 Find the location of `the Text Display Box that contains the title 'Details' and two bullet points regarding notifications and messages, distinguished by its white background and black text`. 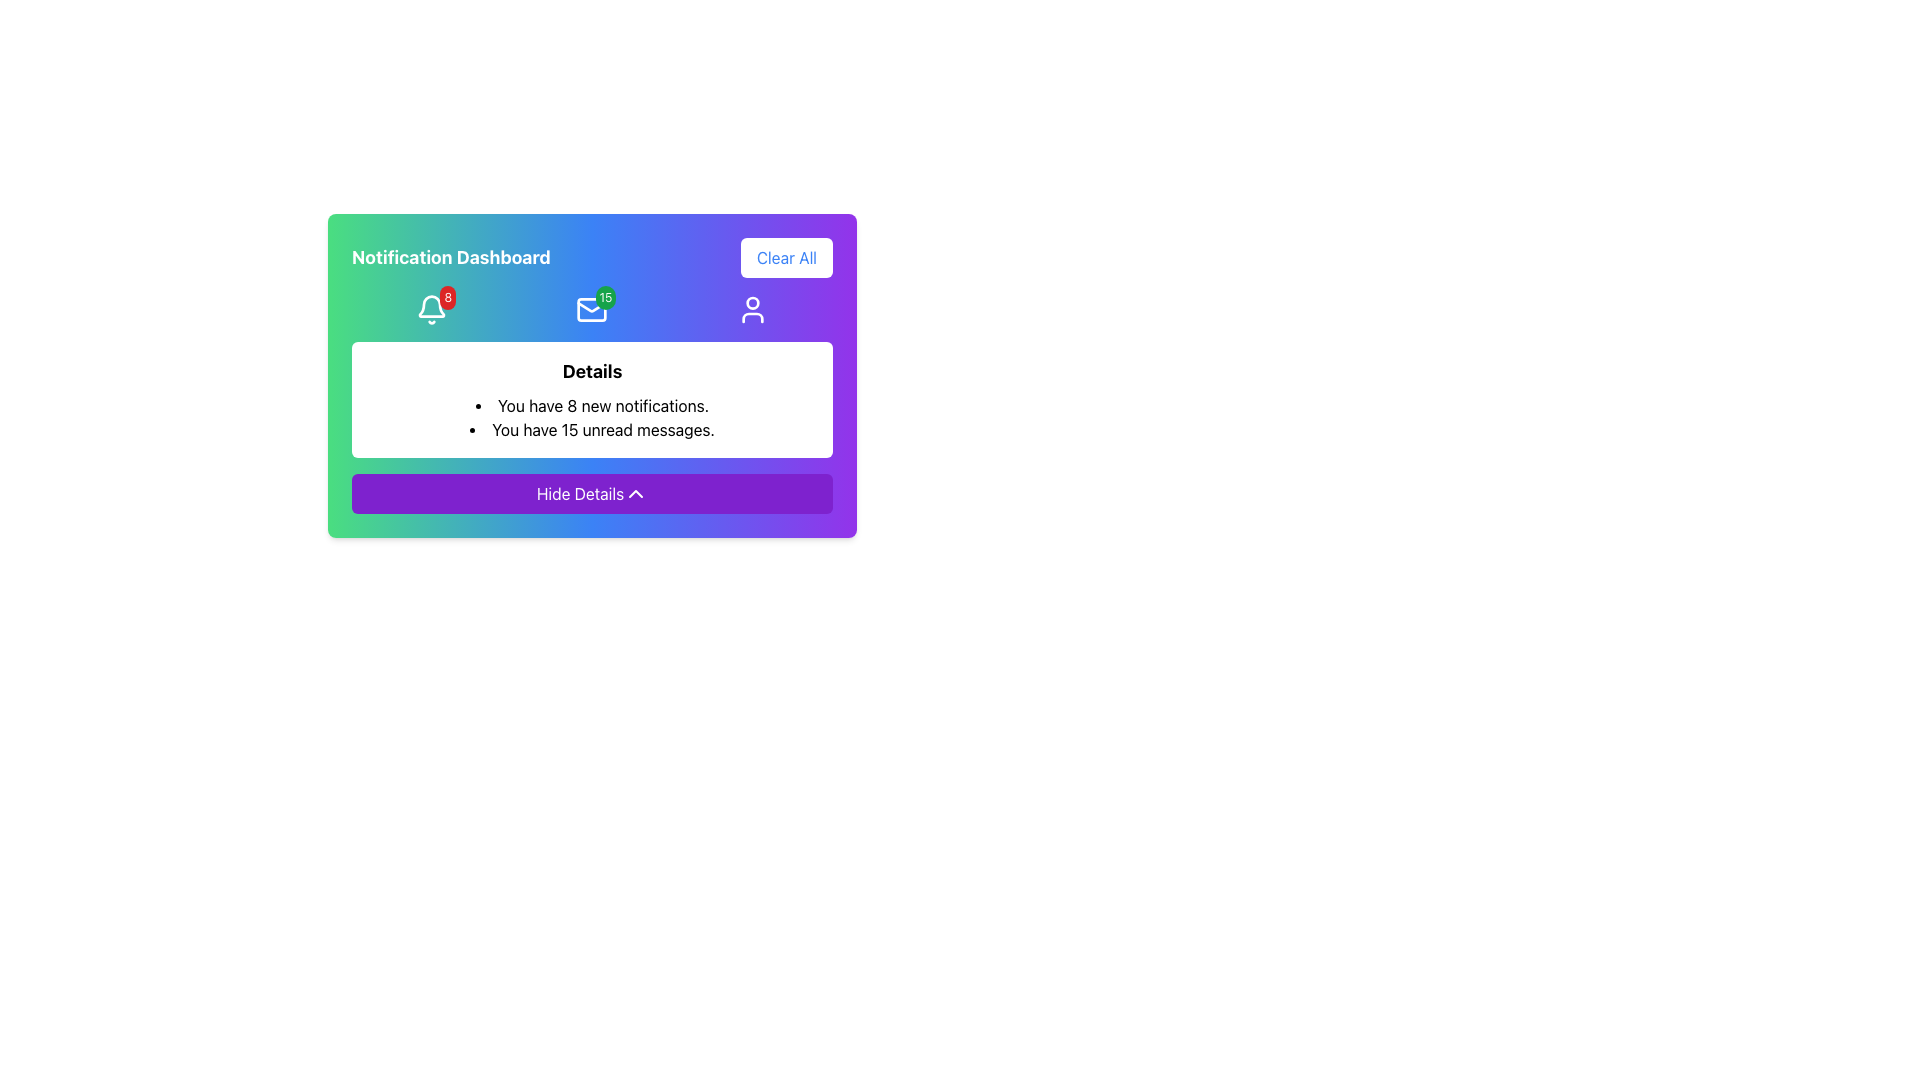

the Text Display Box that contains the title 'Details' and two bullet points regarding notifications and messages, distinguished by its white background and black text is located at coordinates (591, 400).